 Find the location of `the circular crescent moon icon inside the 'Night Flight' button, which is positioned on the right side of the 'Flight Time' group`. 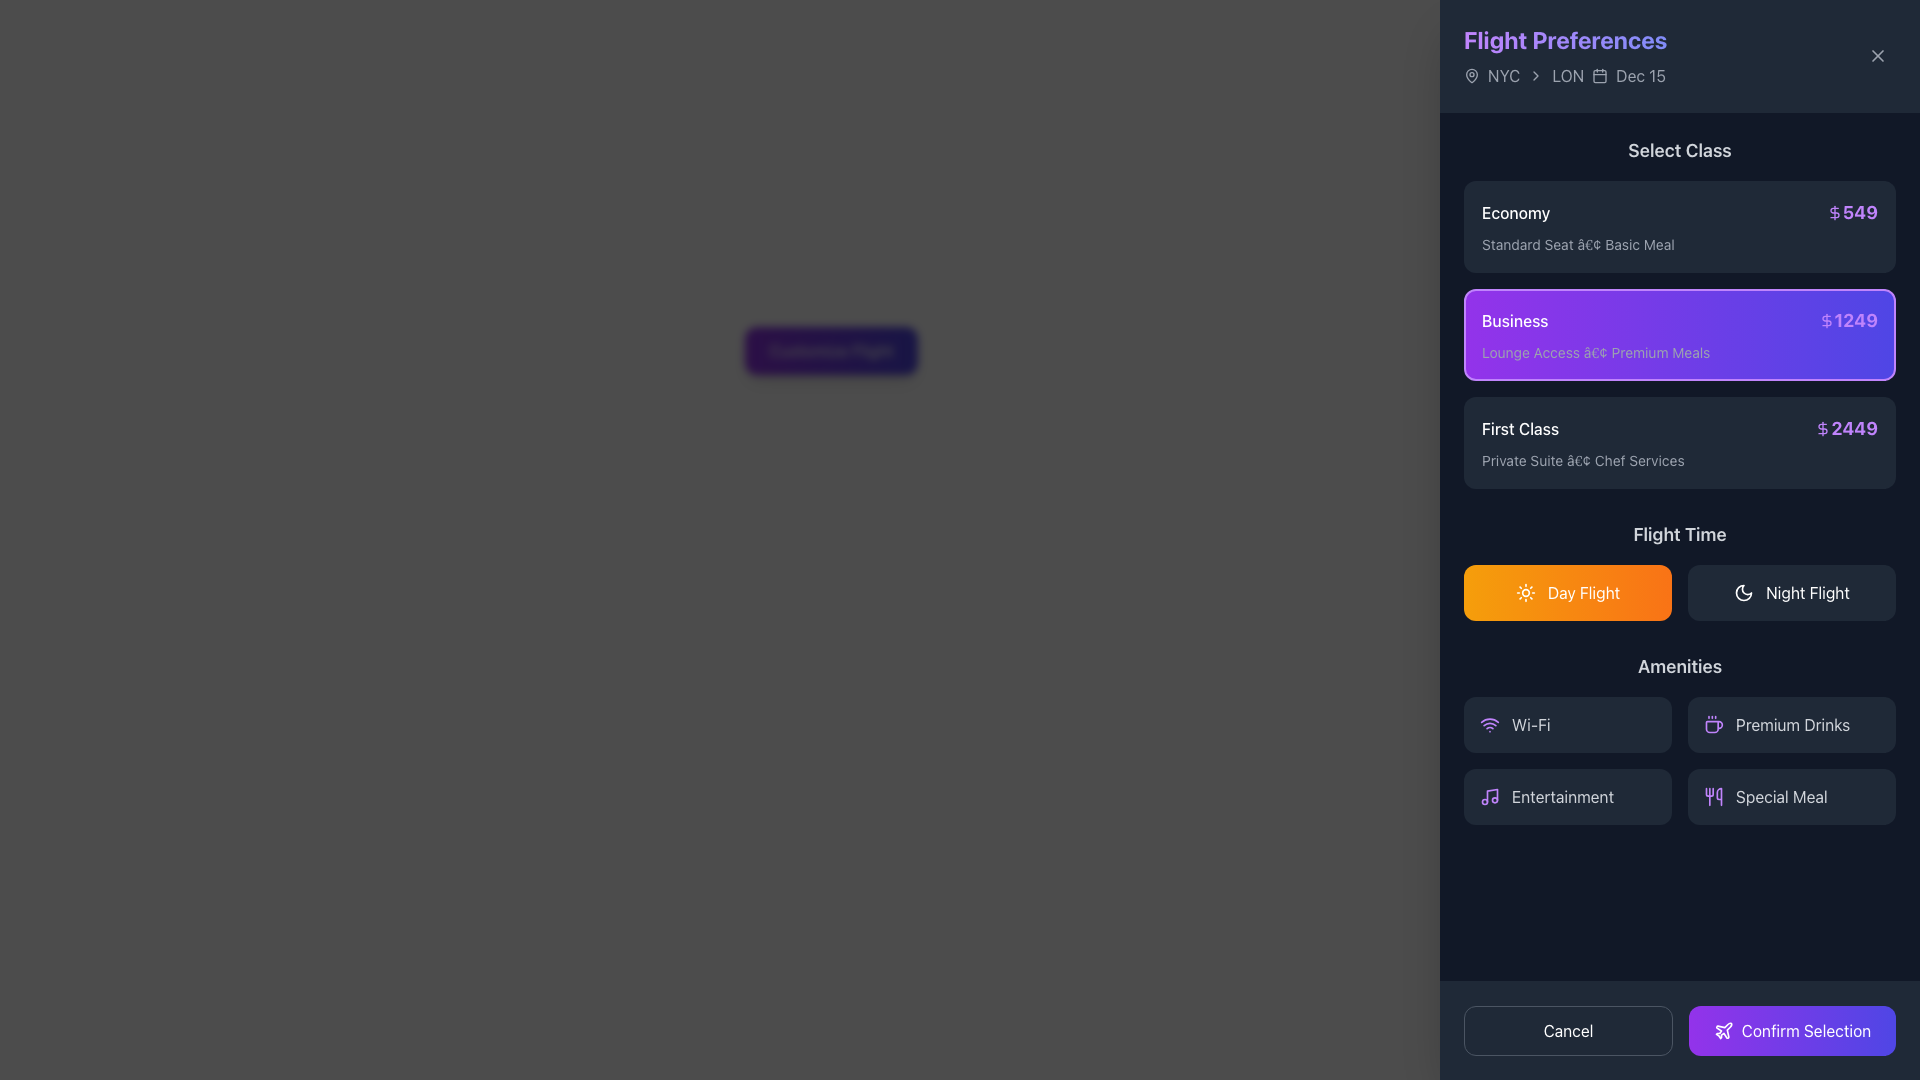

the circular crescent moon icon inside the 'Night Flight' button, which is positioned on the right side of the 'Flight Time' group is located at coordinates (1743, 592).